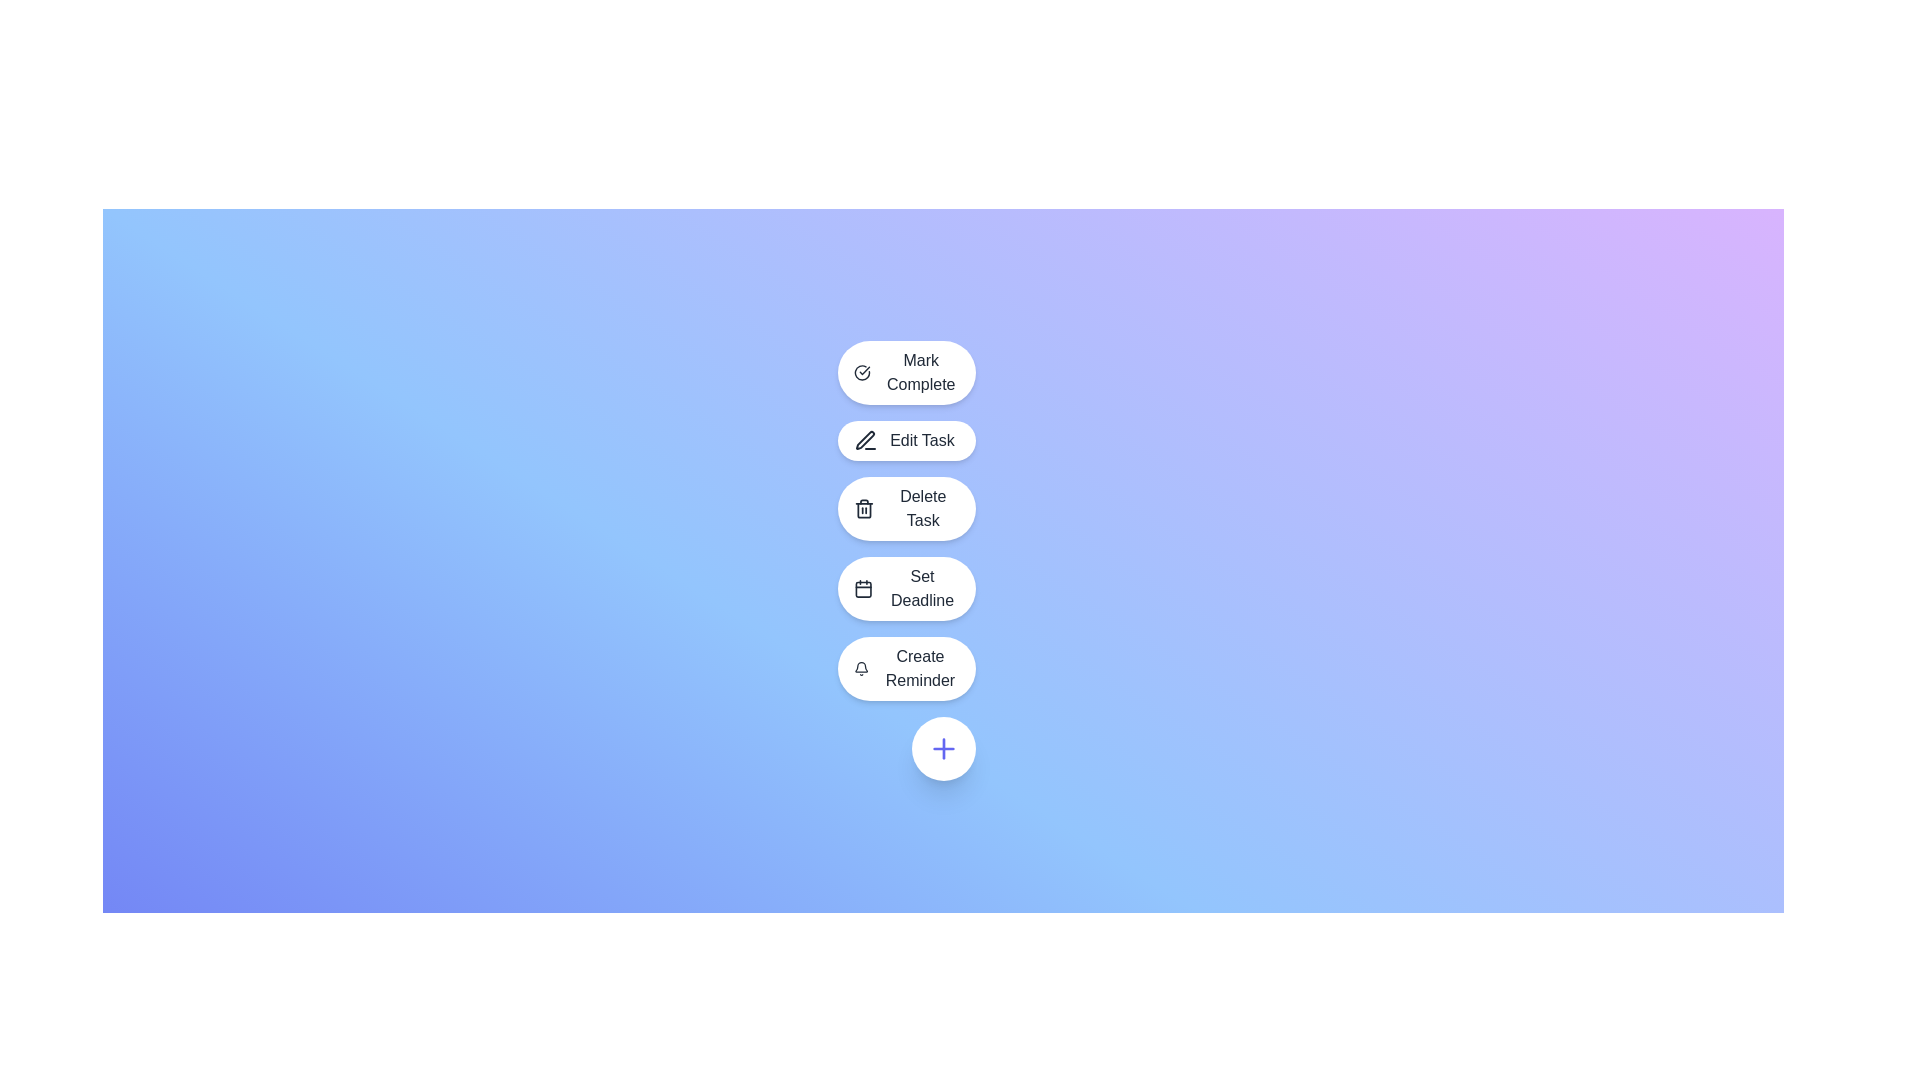  What do you see at coordinates (920, 588) in the screenshot?
I see `the interactive deadline setting button located between the 'Delete Task' button and the 'Create Reminder' button` at bounding box center [920, 588].